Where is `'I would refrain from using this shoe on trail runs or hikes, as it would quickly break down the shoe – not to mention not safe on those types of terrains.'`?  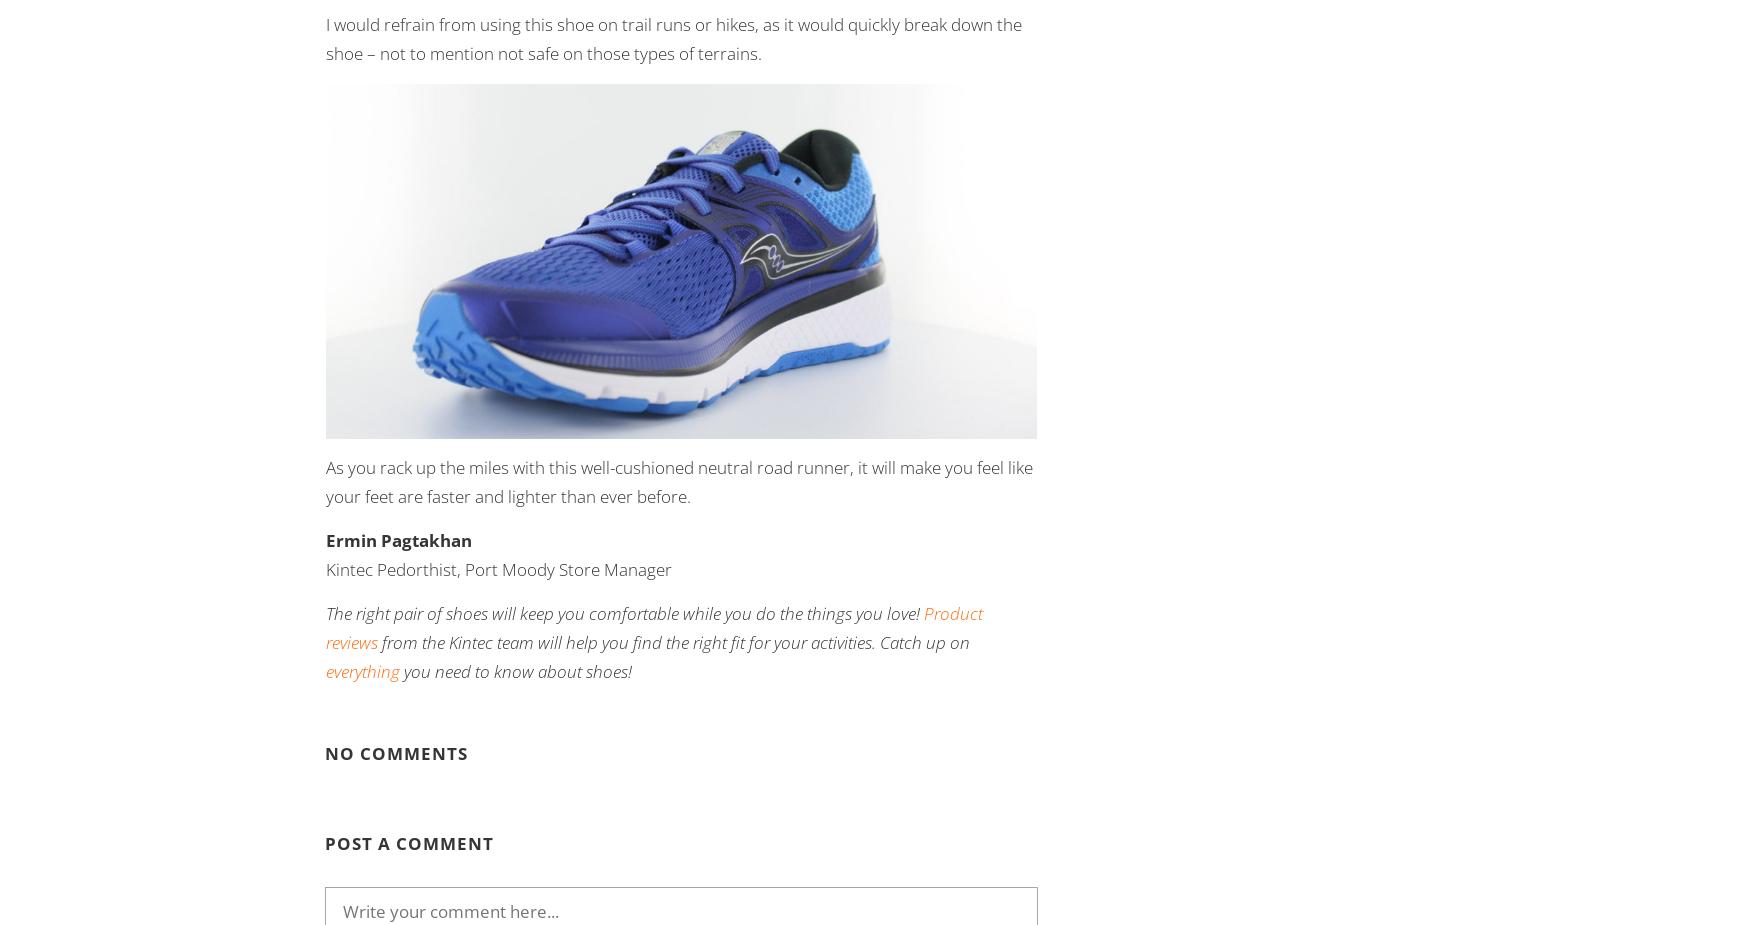 'I would refrain from using this shoe on trail runs or hikes, as it would quickly break down the shoe – not to mention not safe on those types of terrains.' is located at coordinates (672, 37).